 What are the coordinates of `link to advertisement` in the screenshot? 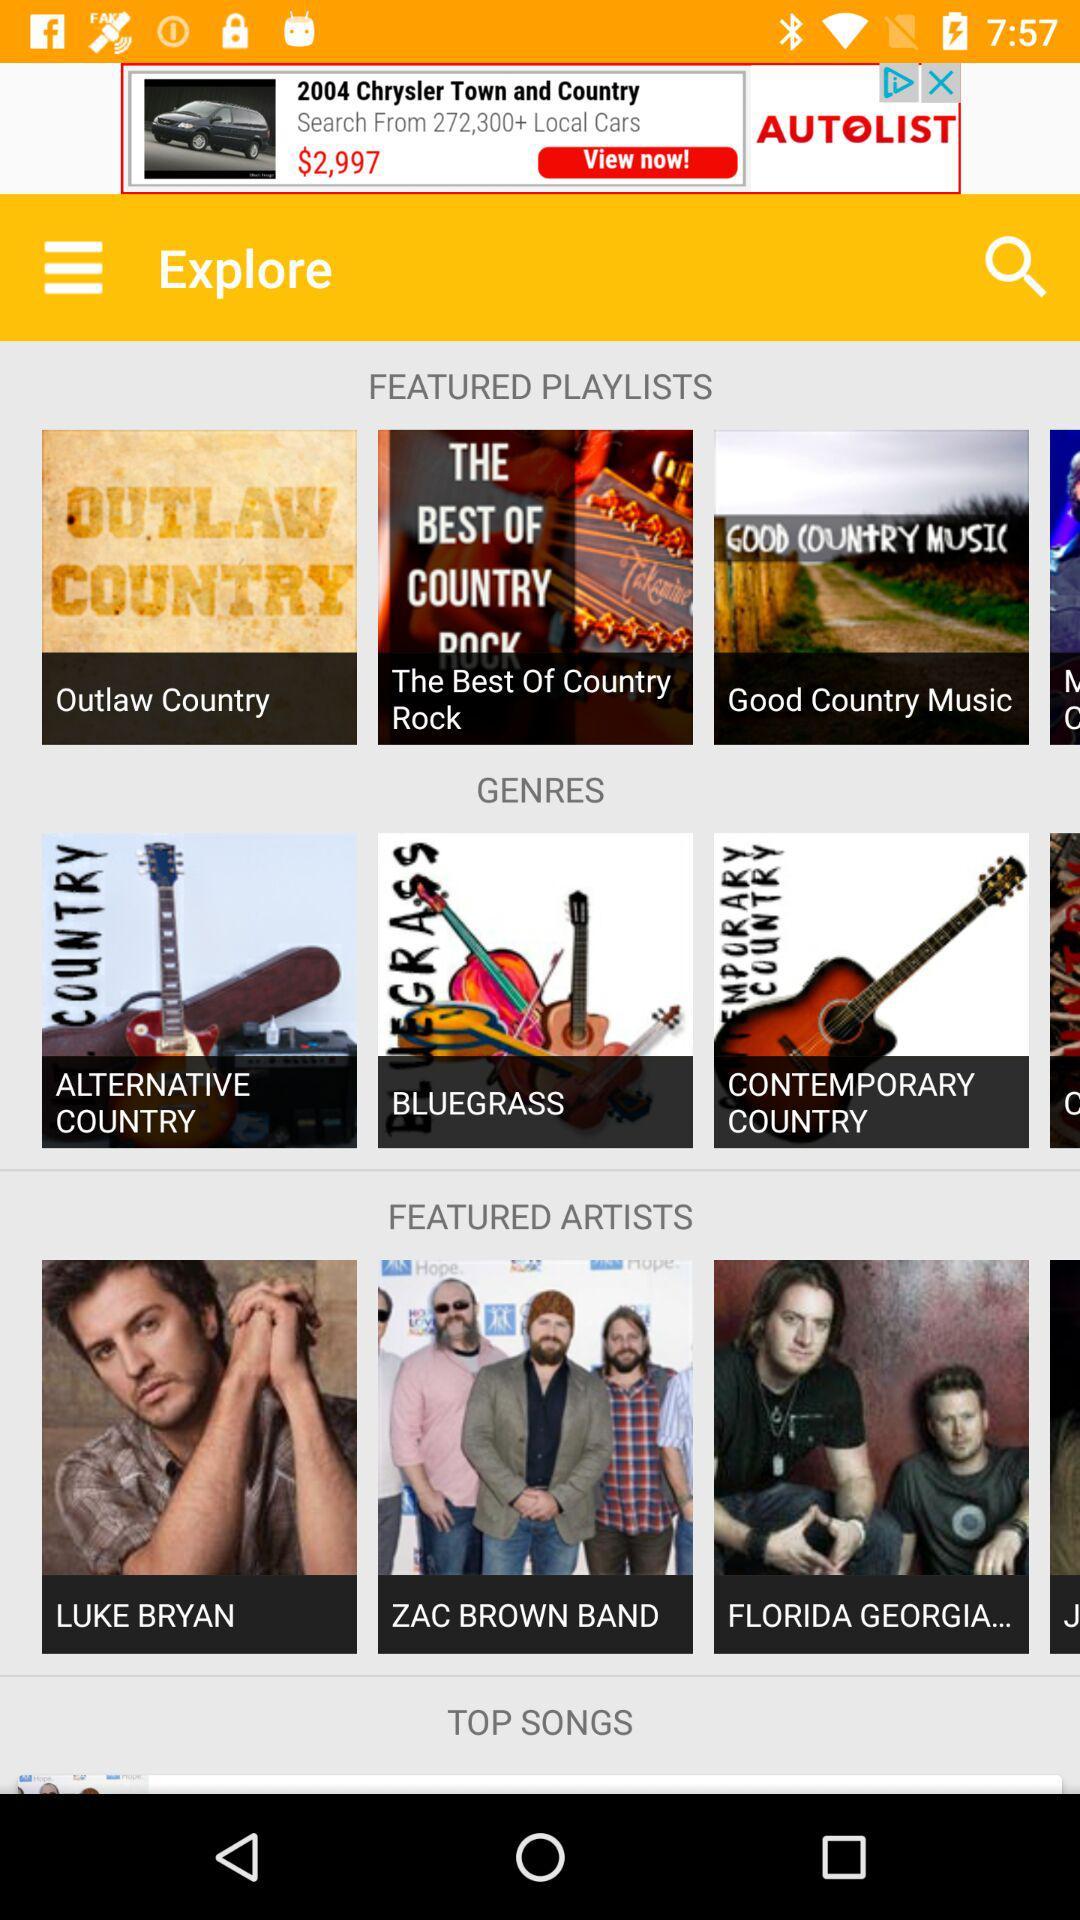 It's located at (540, 127).